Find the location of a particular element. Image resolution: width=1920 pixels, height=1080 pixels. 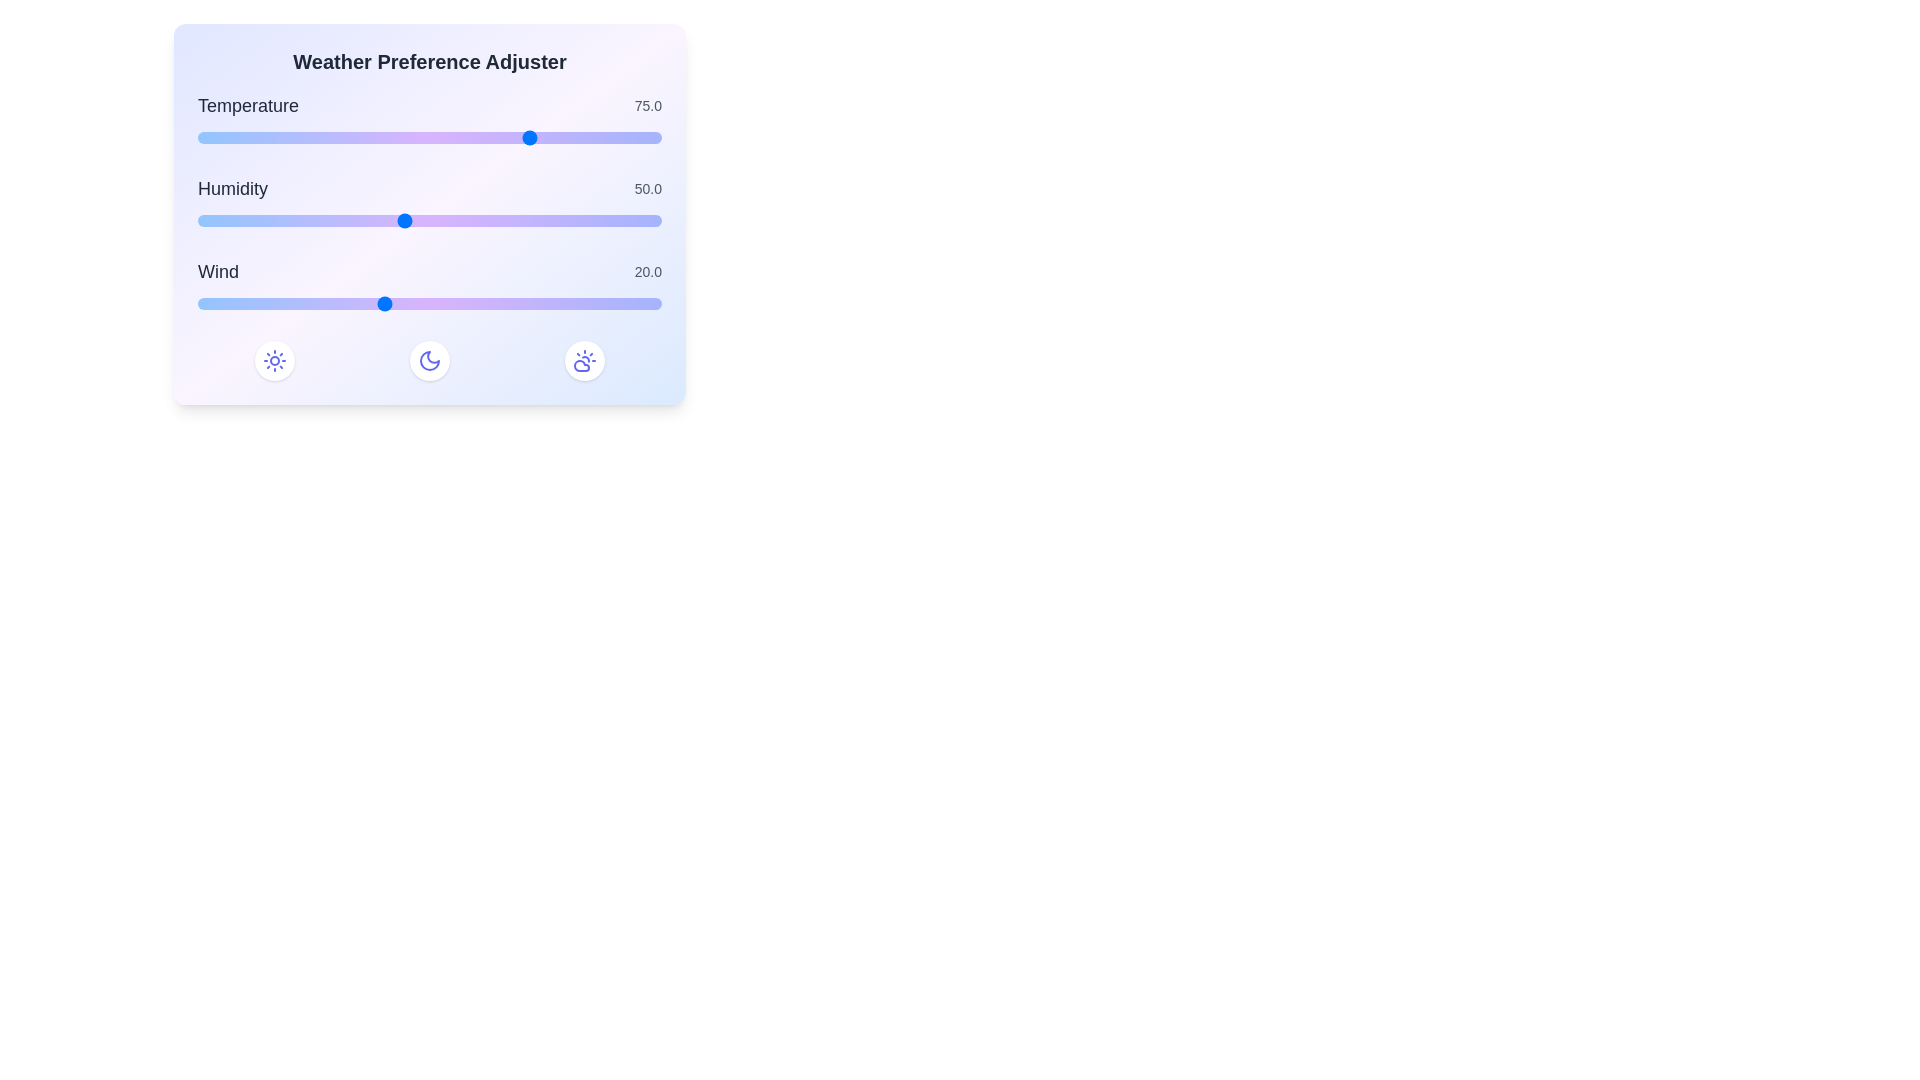

wind value is located at coordinates (308, 304).